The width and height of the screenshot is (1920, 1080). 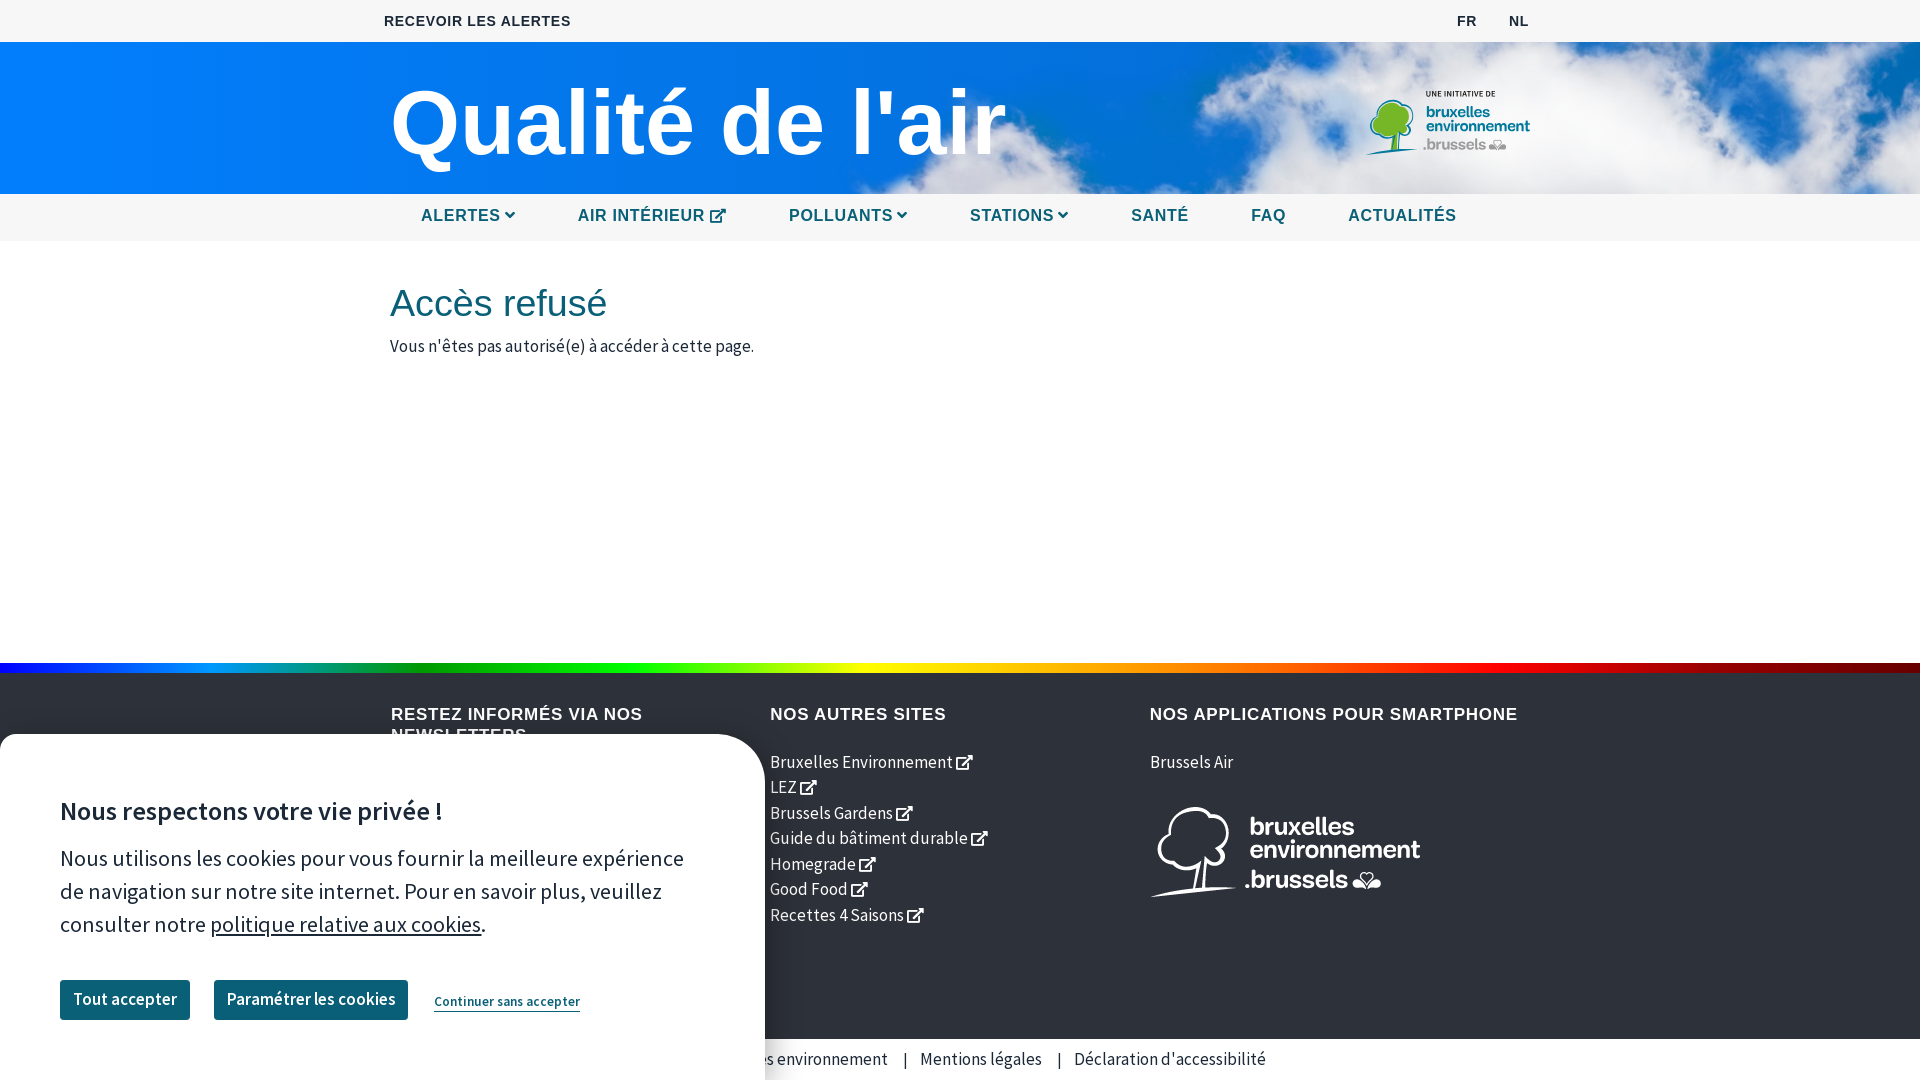 I want to click on 'Continuer sans accepter', so click(x=507, y=1002).